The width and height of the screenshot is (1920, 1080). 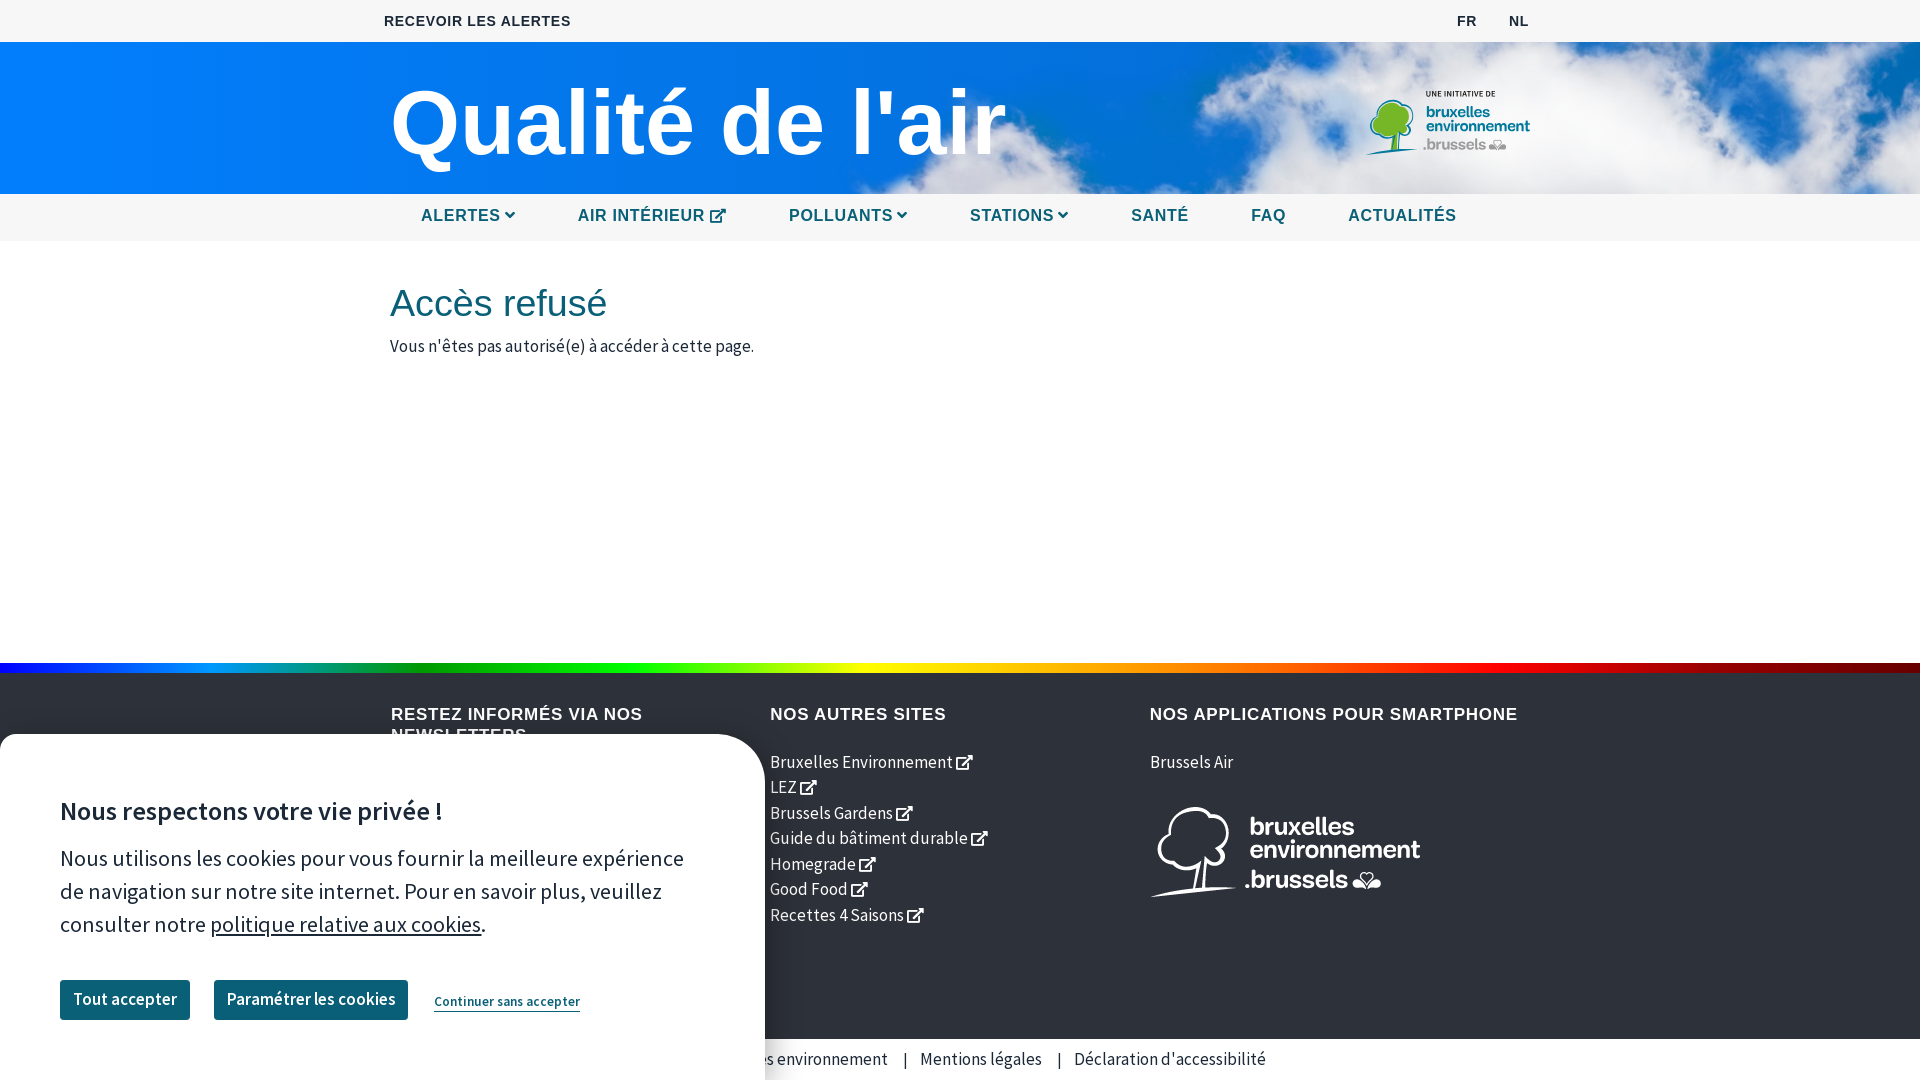 I want to click on 'Continuer sans accepter', so click(x=507, y=1002).